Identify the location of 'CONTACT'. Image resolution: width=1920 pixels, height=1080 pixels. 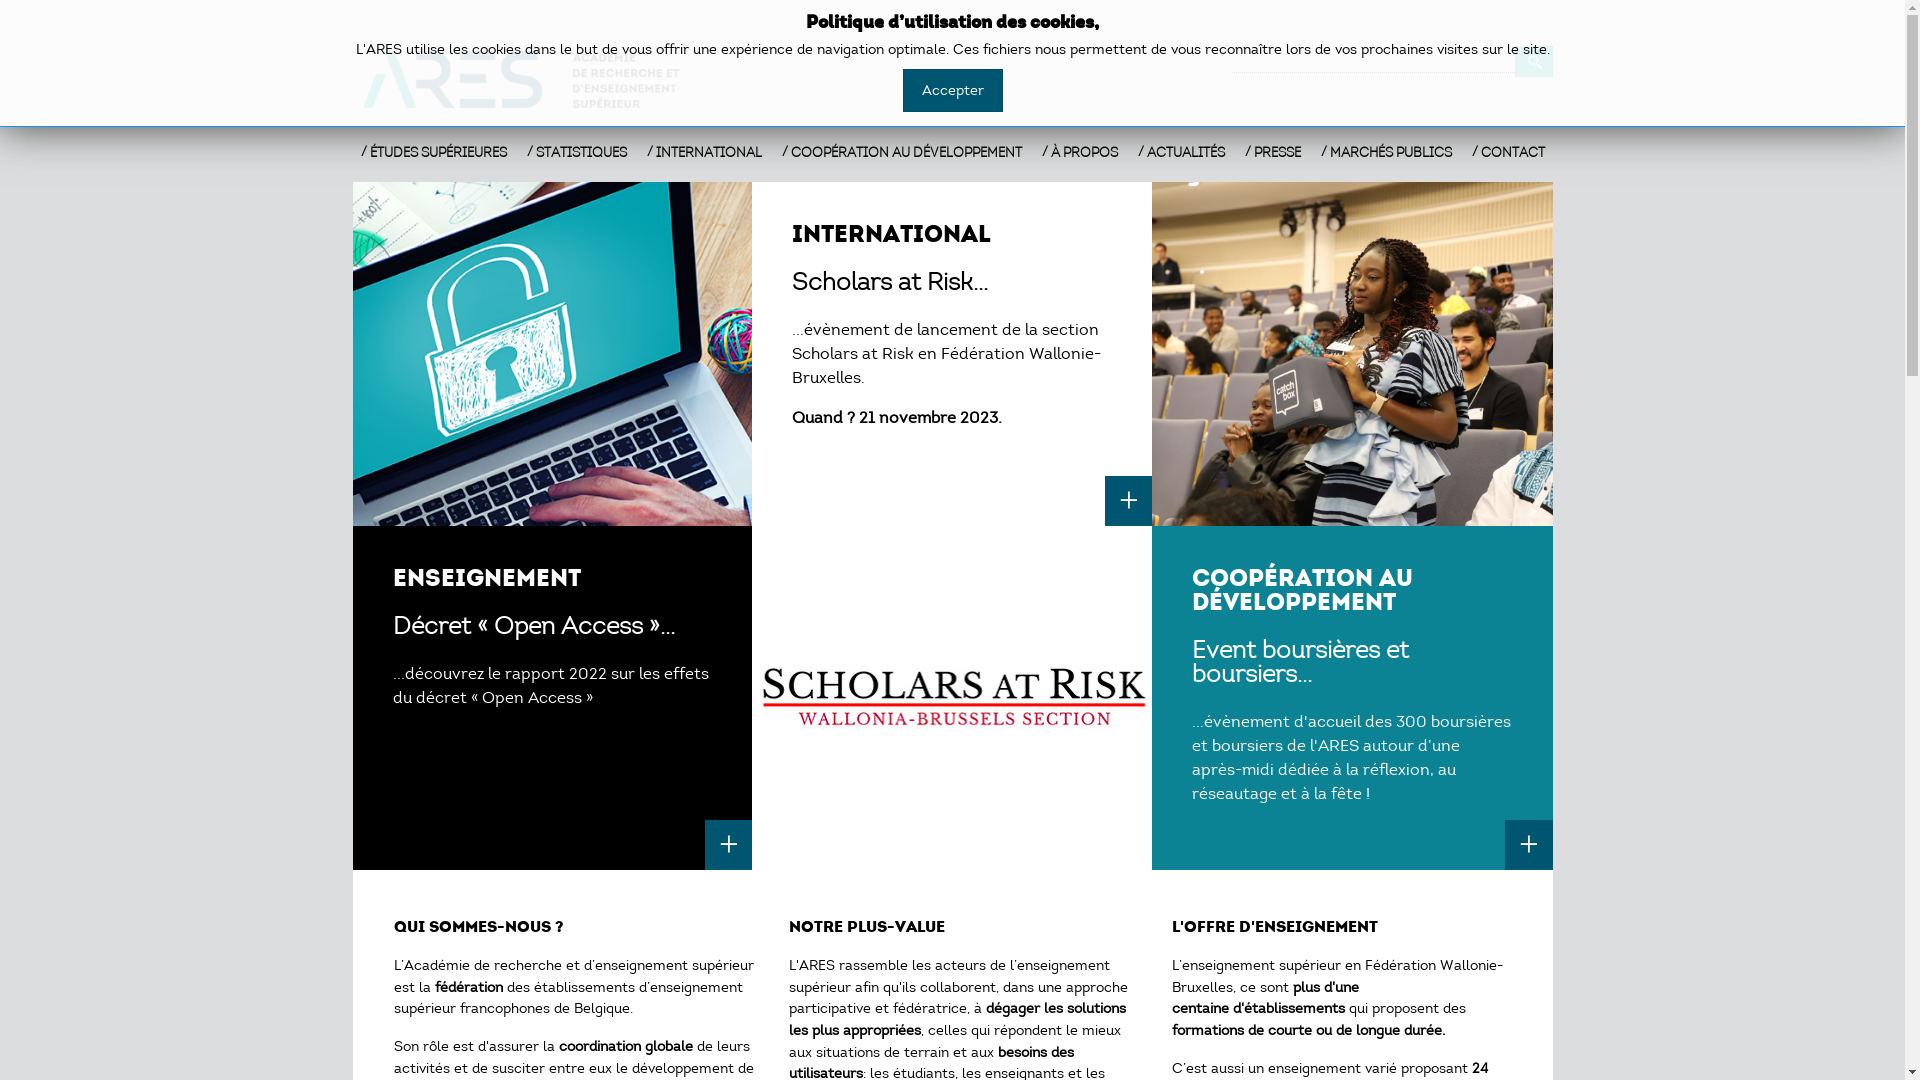
(1508, 151).